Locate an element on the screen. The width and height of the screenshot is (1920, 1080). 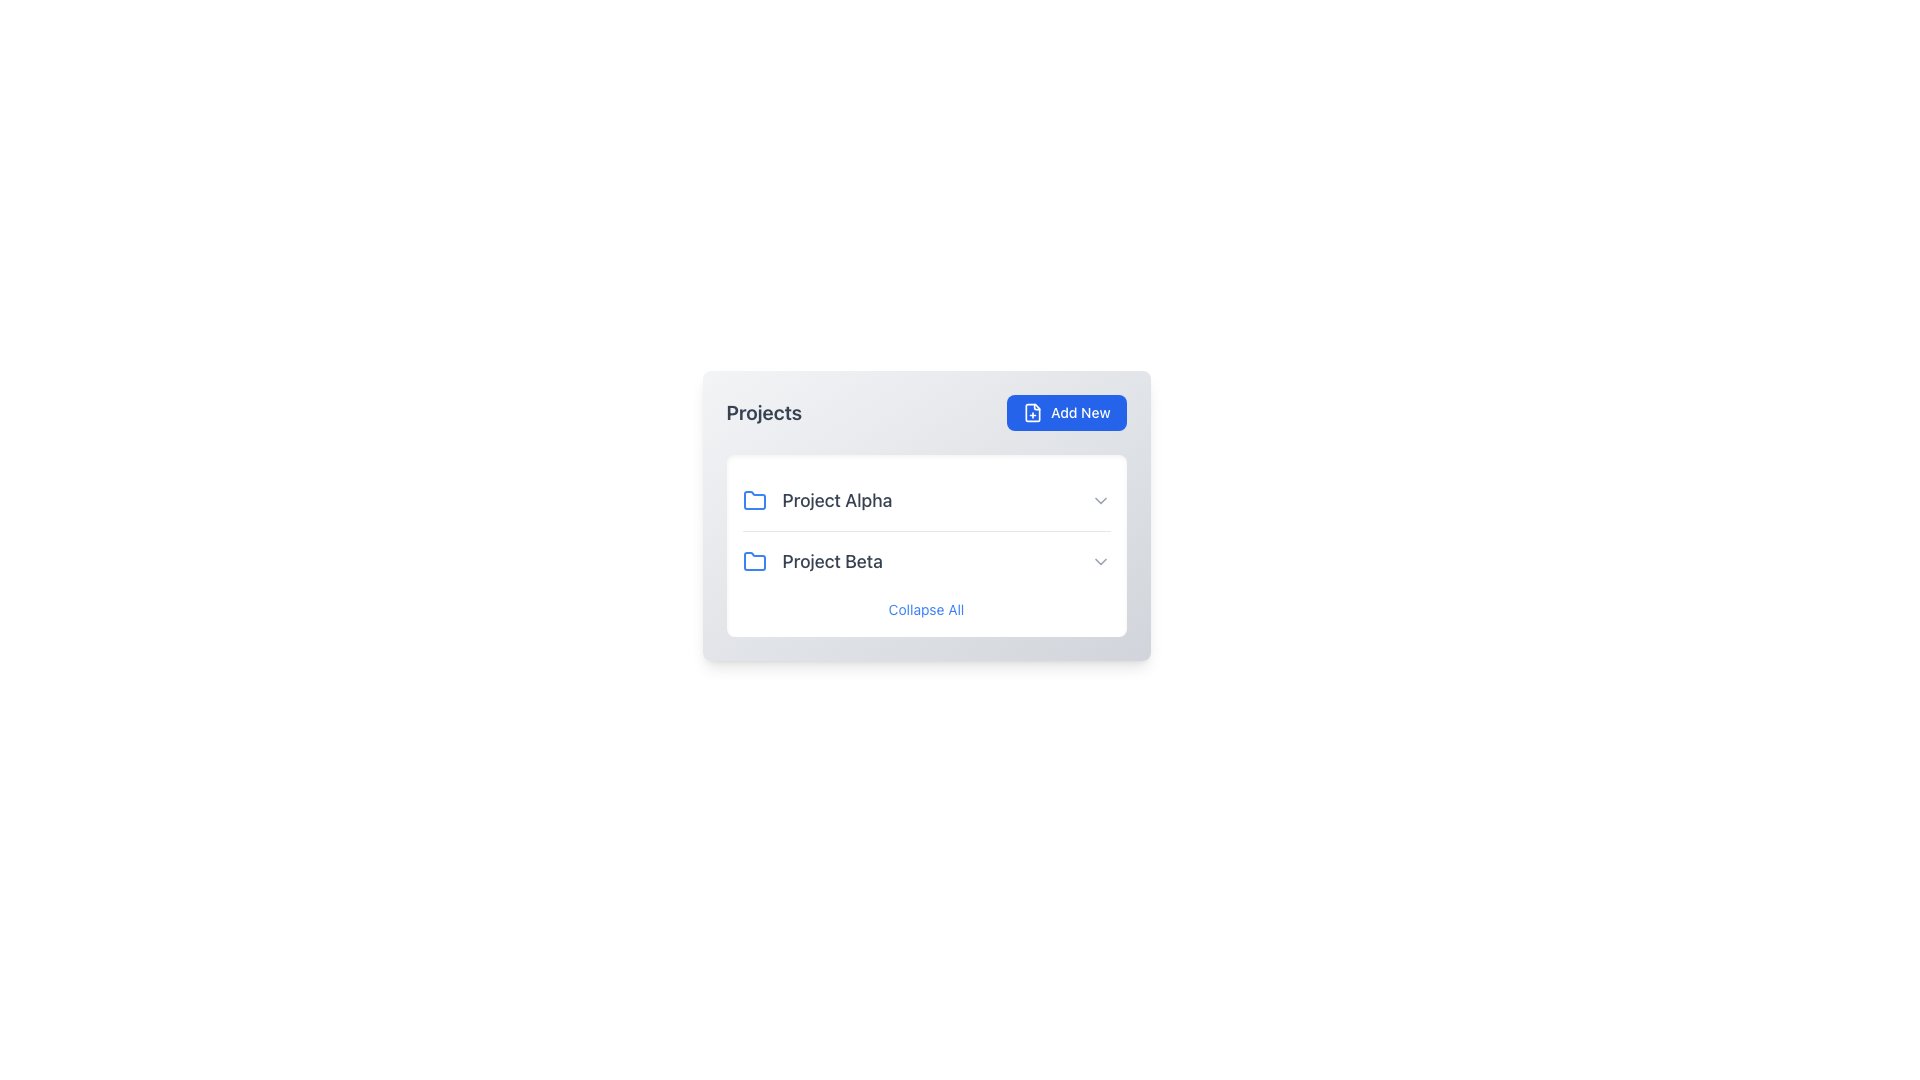
the blue outlined document icon with a plus sign located in the 'Add New' button at the top-right corner of the project folders management card is located at coordinates (1033, 411).